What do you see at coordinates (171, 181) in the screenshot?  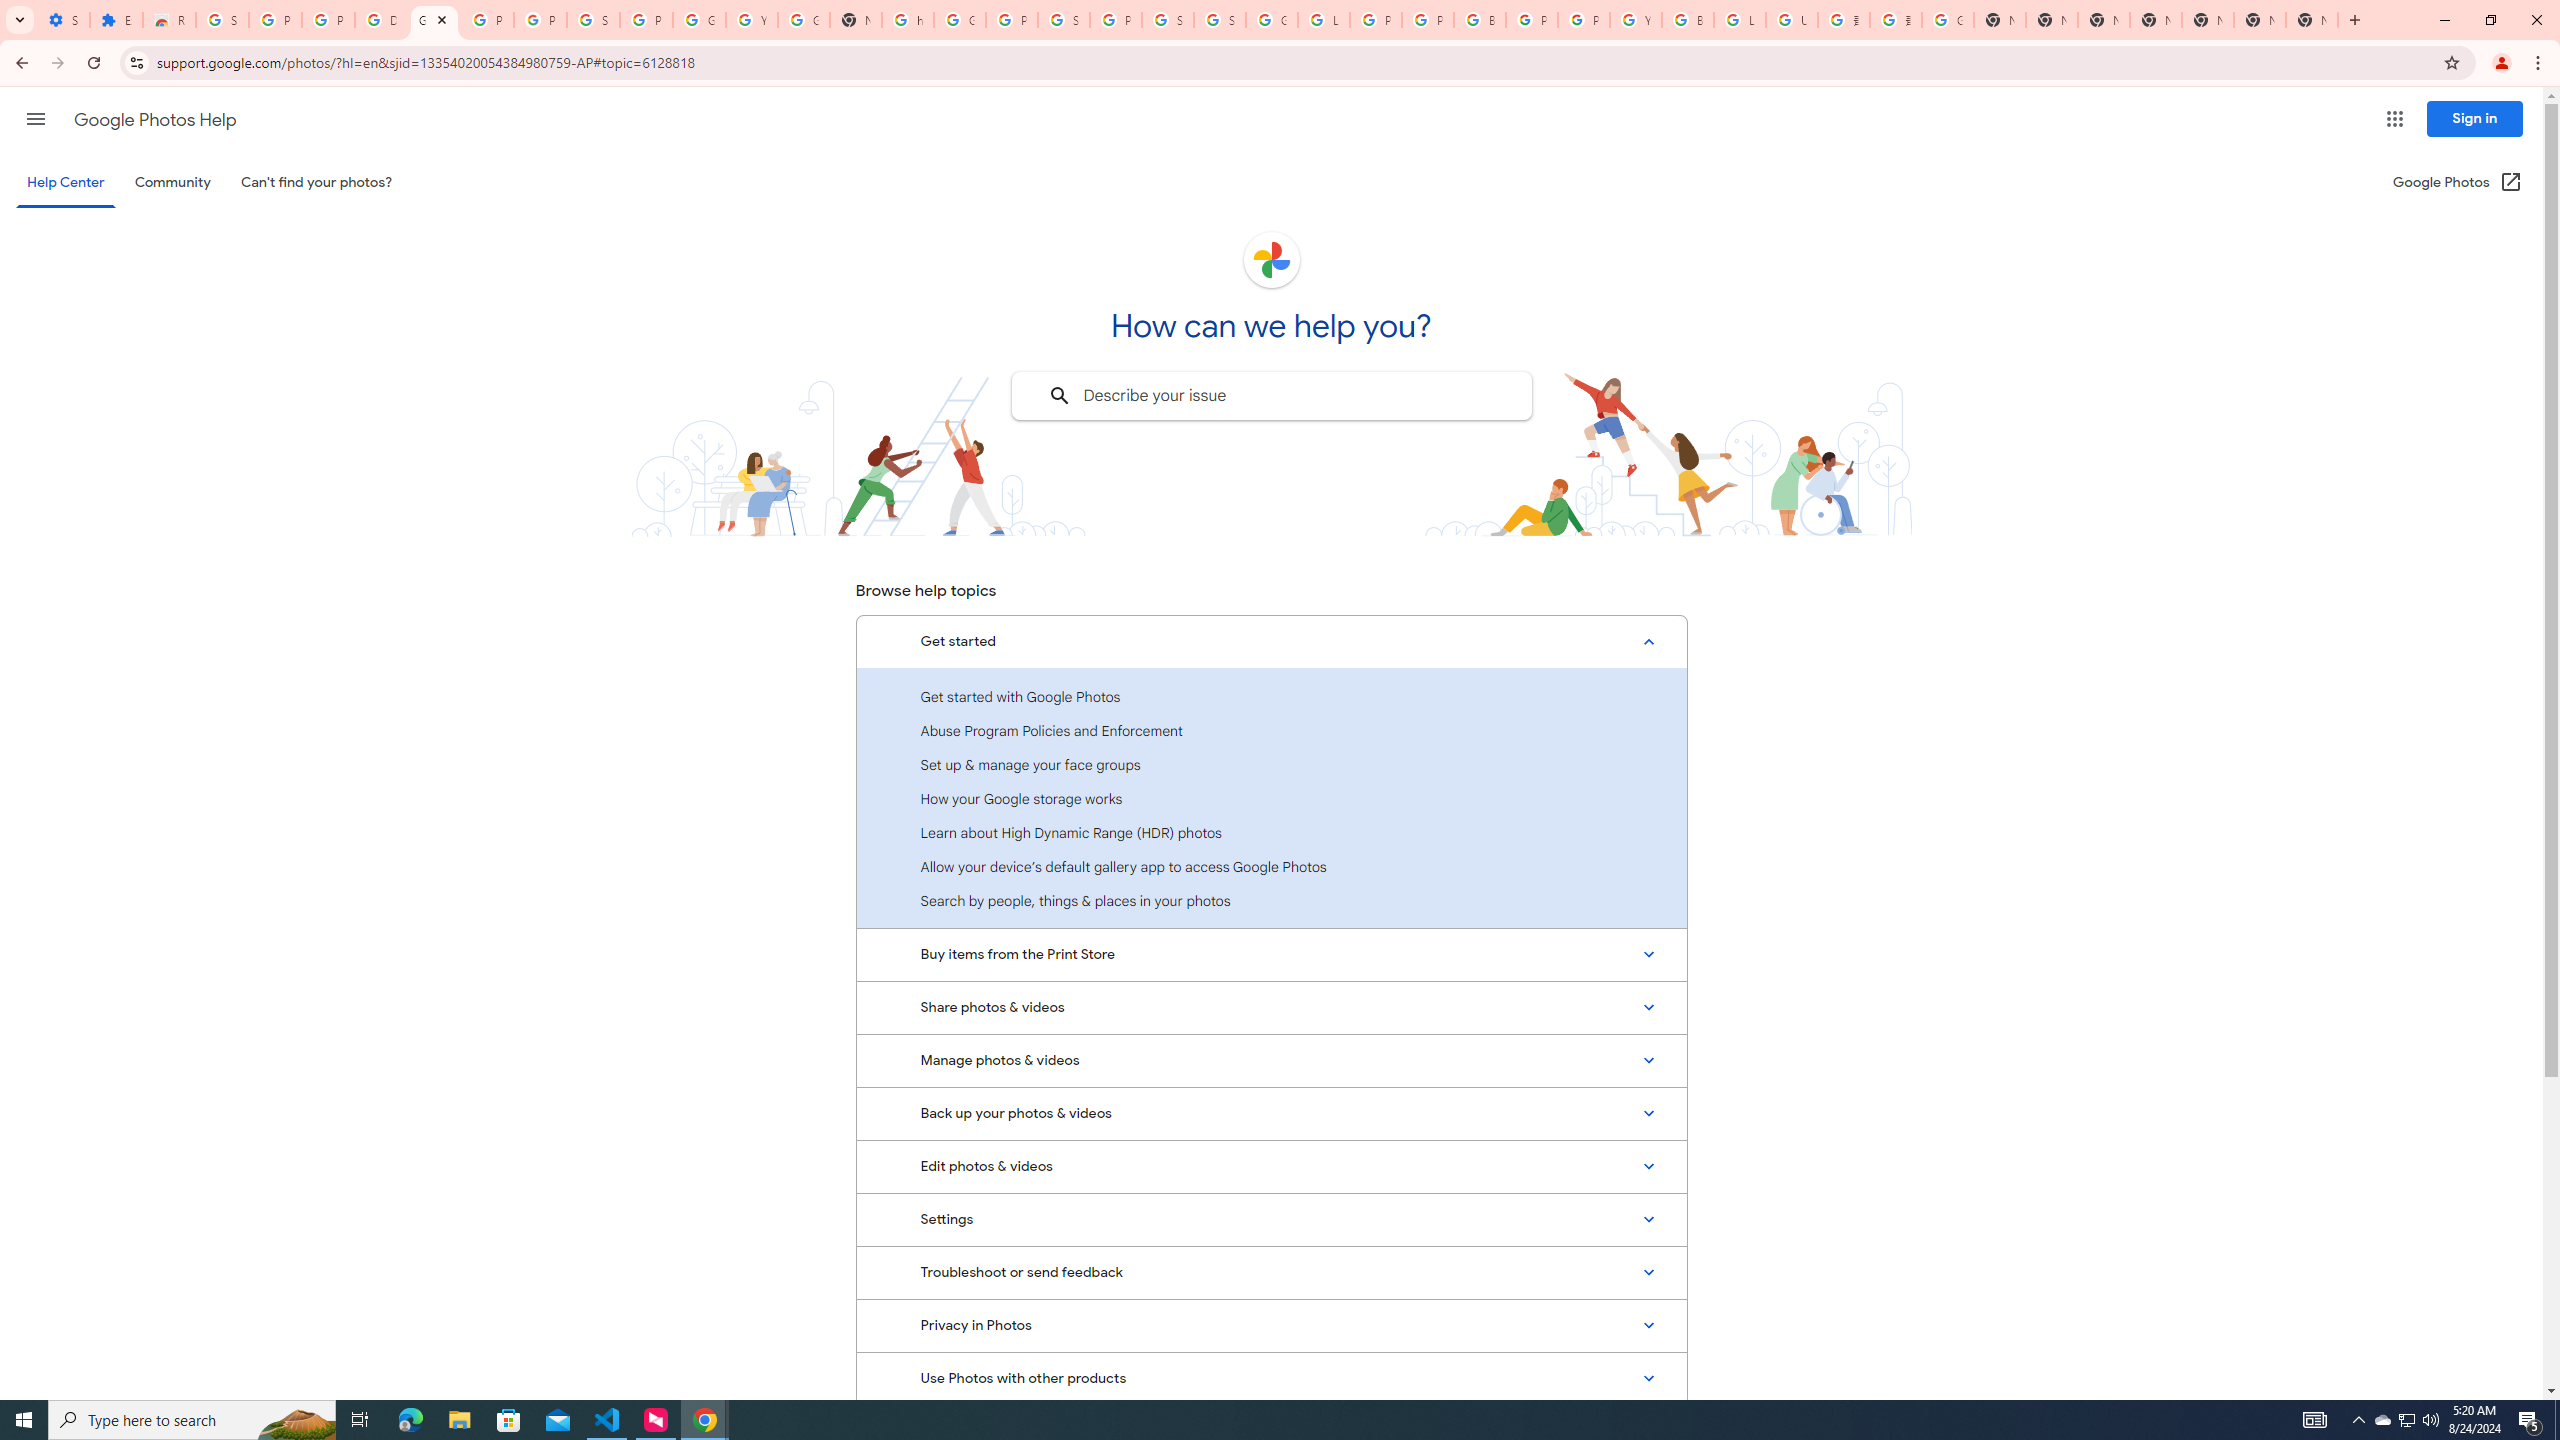 I see `'Community'` at bounding box center [171, 181].